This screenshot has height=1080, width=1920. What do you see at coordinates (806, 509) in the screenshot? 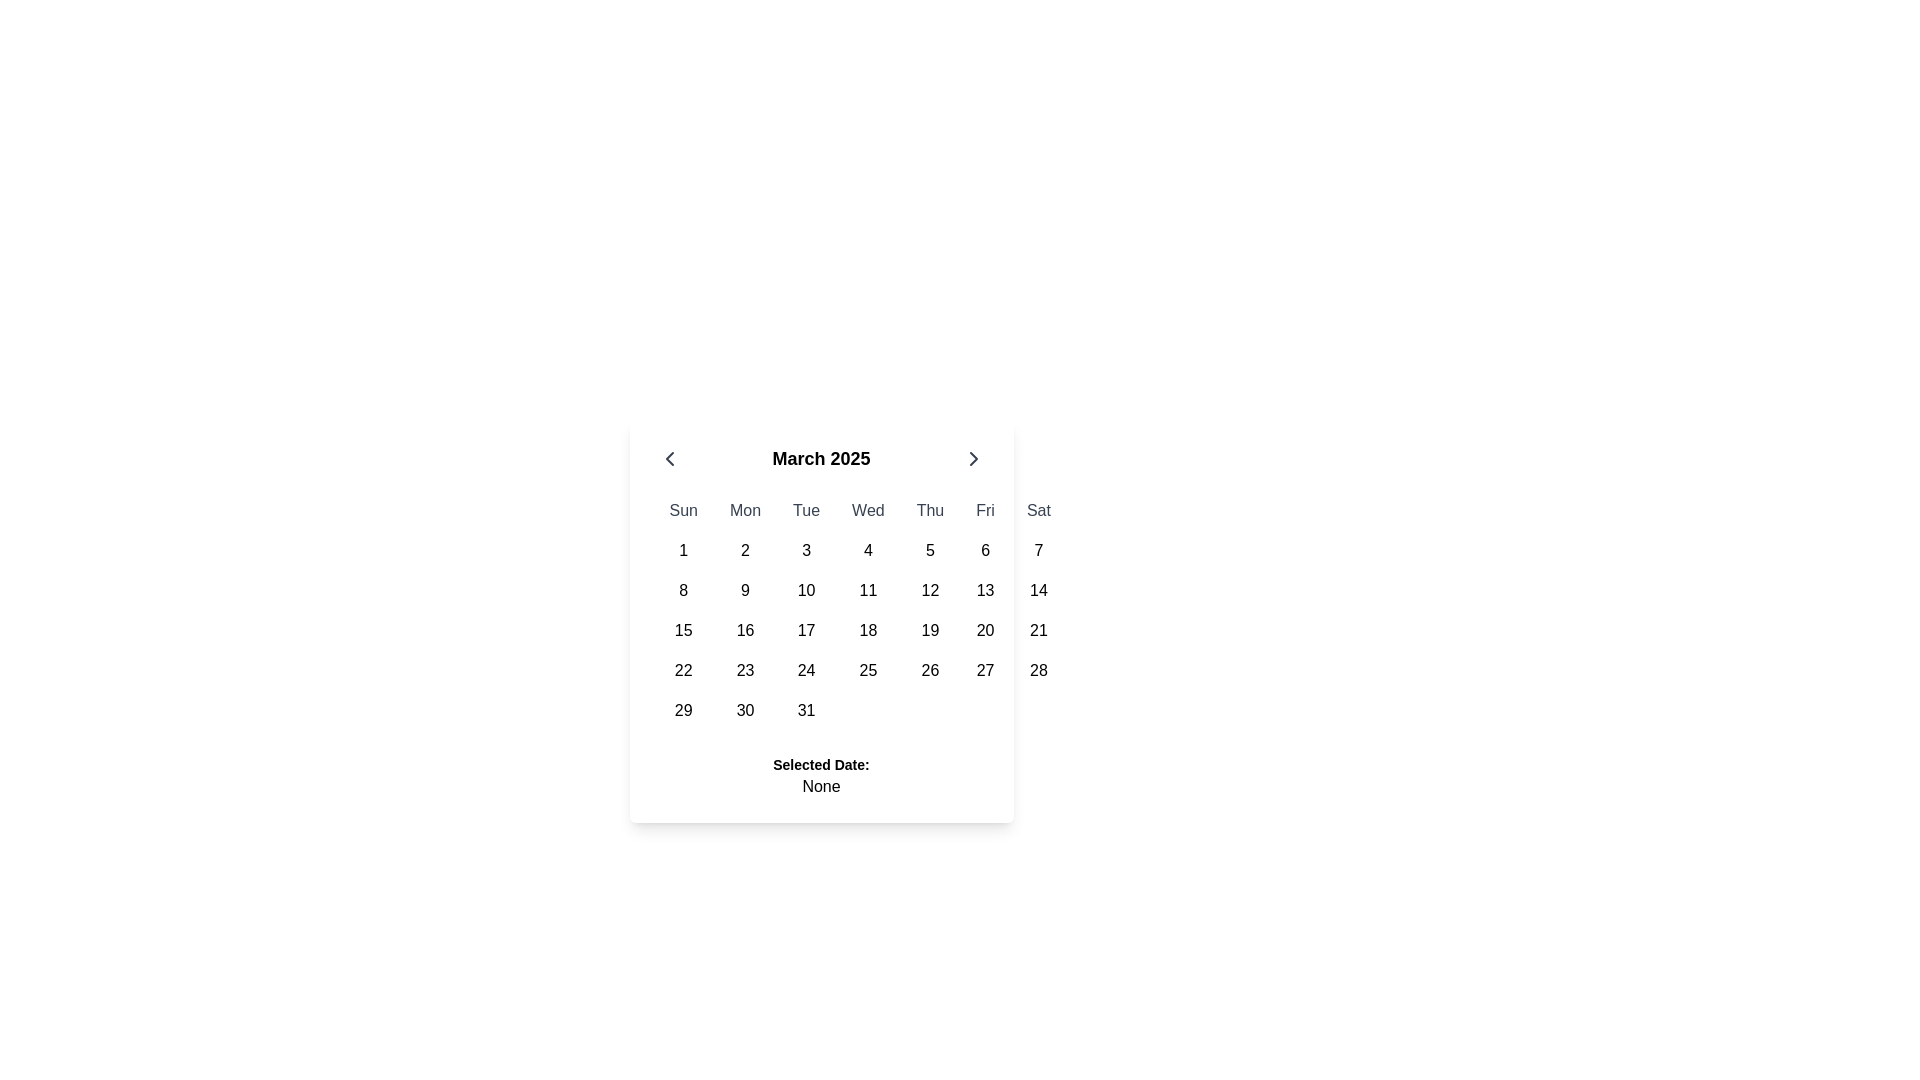
I see `the static text label for 'Tuesday', which is the third element in the sequence of weekday abbreviations, located below the title 'March 2025' in the calendar interface` at bounding box center [806, 509].